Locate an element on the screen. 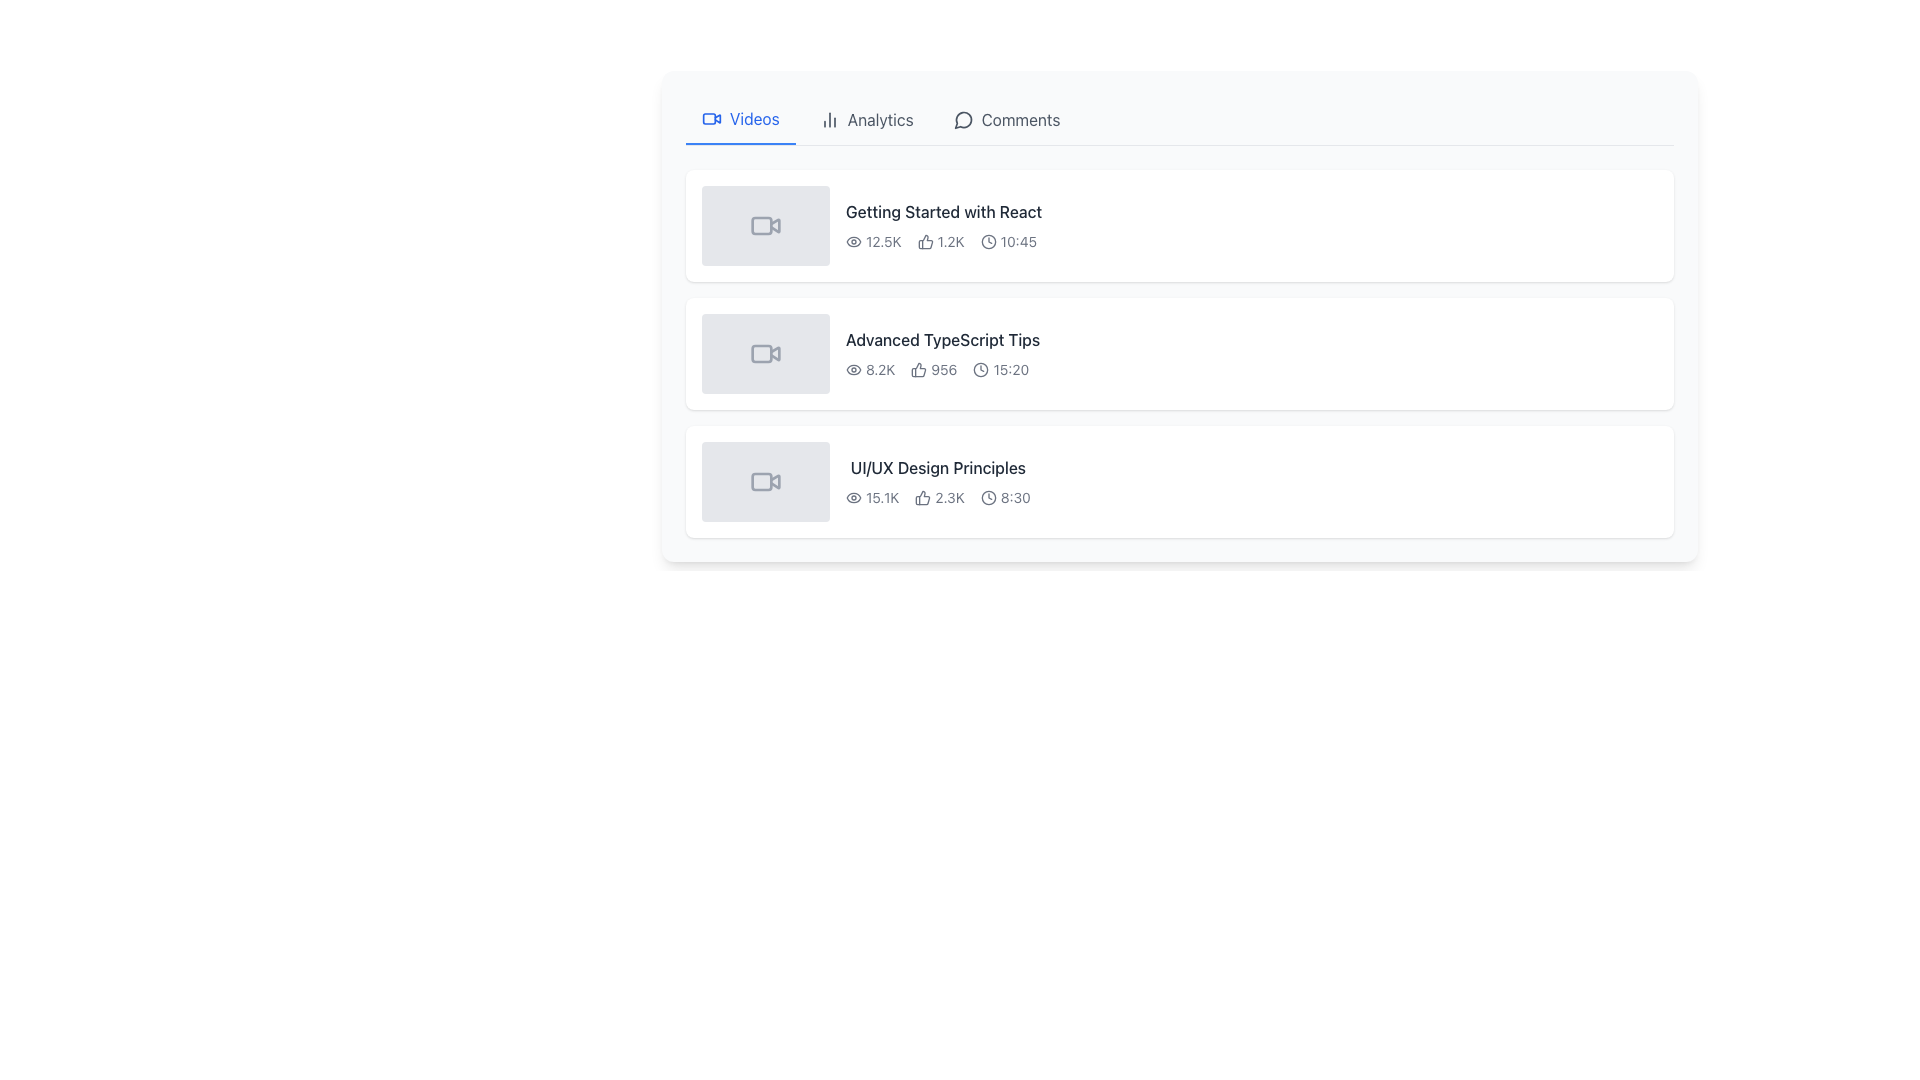 This screenshot has height=1080, width=1920. the 'Videos' navigation tab, which features a video camera icon and blue bold text with an active blue underline is located at coordinates (739, 119).